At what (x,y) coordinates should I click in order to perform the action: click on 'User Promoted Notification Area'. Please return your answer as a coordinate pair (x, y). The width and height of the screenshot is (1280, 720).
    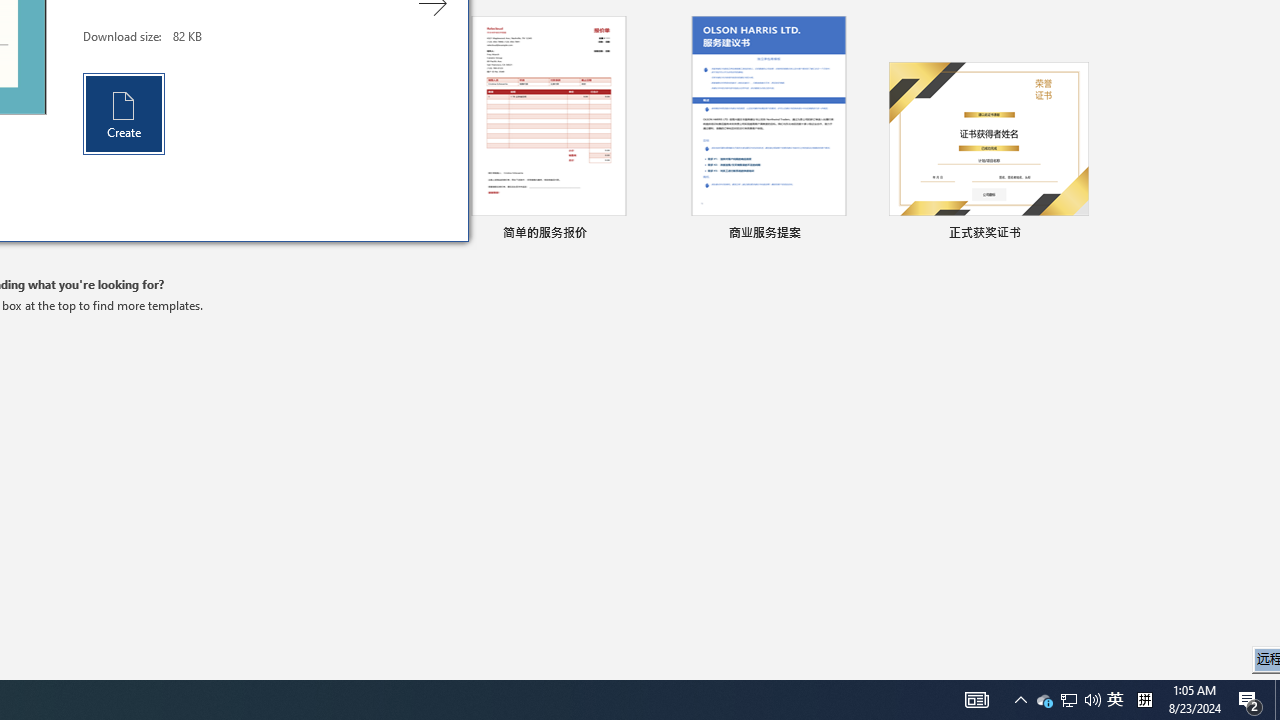
    Looking at the image, I should click on (1068, 698).